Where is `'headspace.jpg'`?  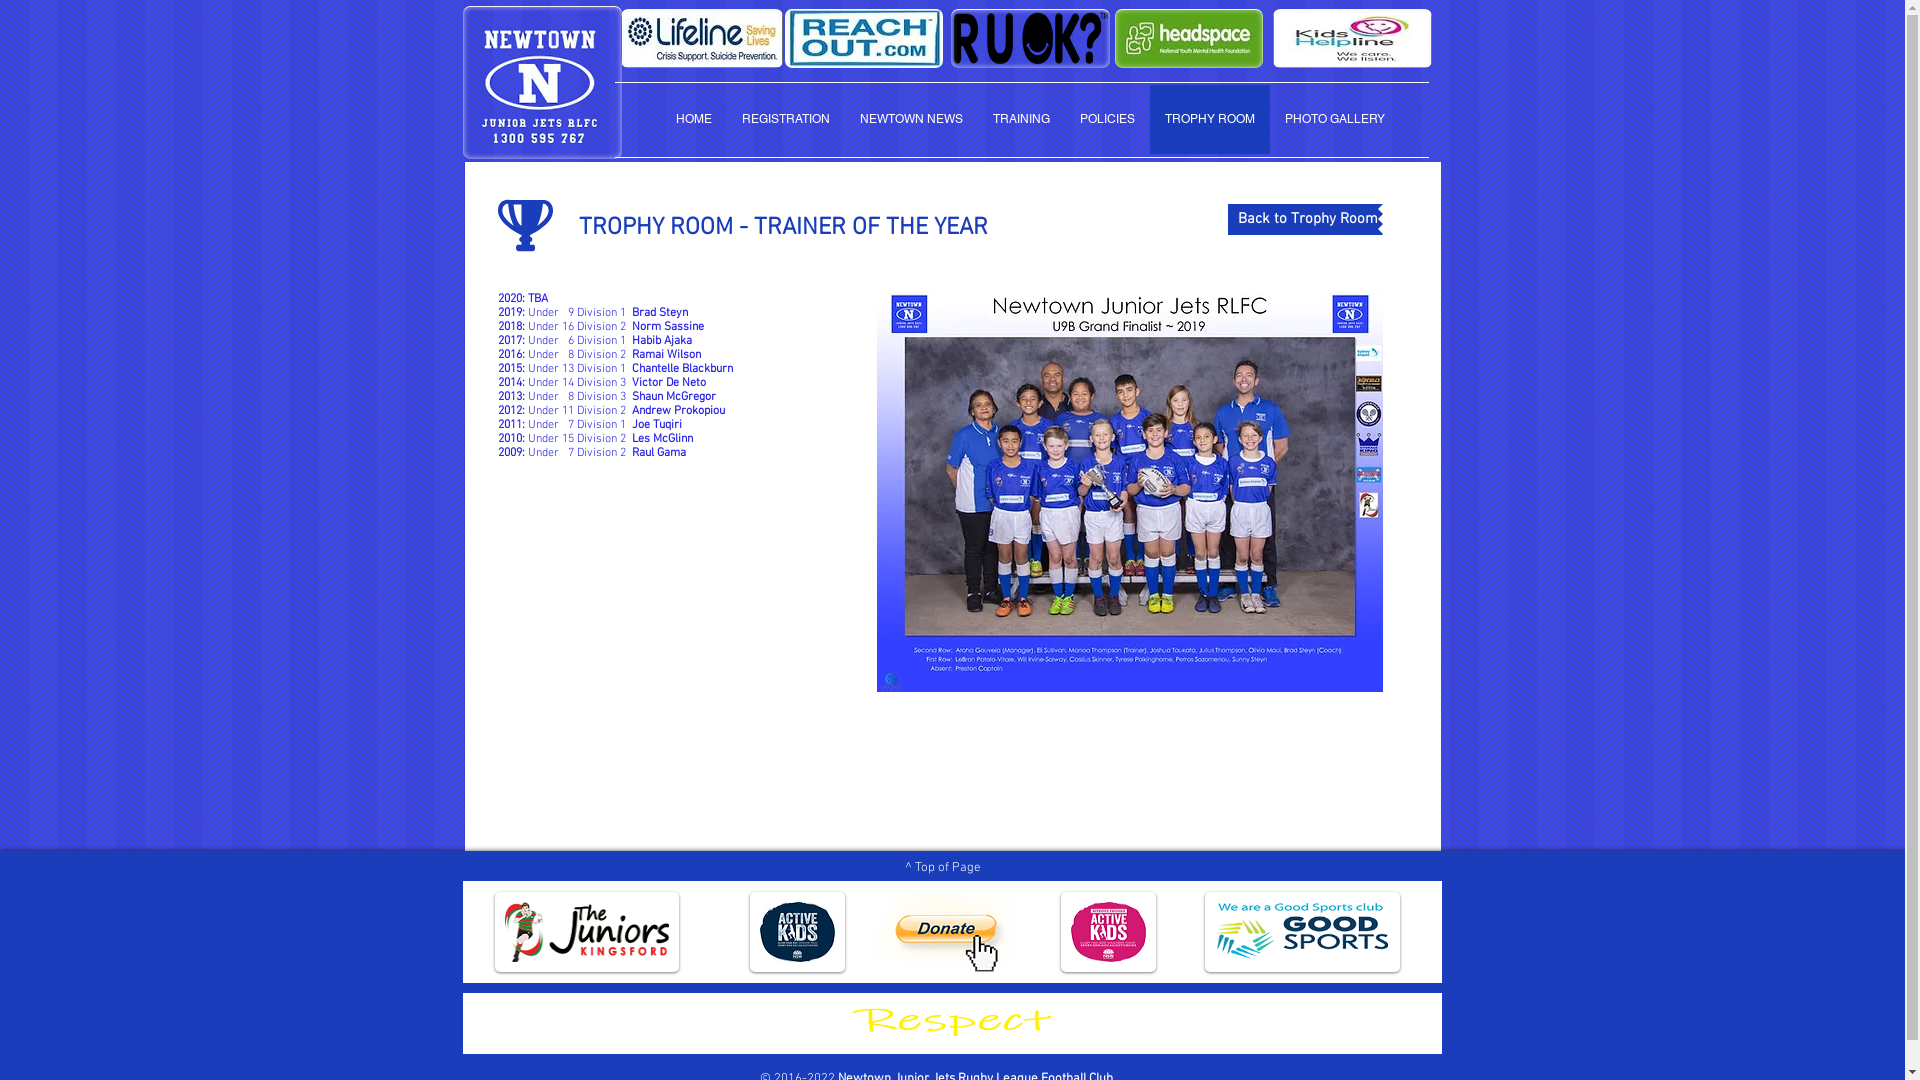
'headspace.jpg' is located at coordinates (1188, 38).